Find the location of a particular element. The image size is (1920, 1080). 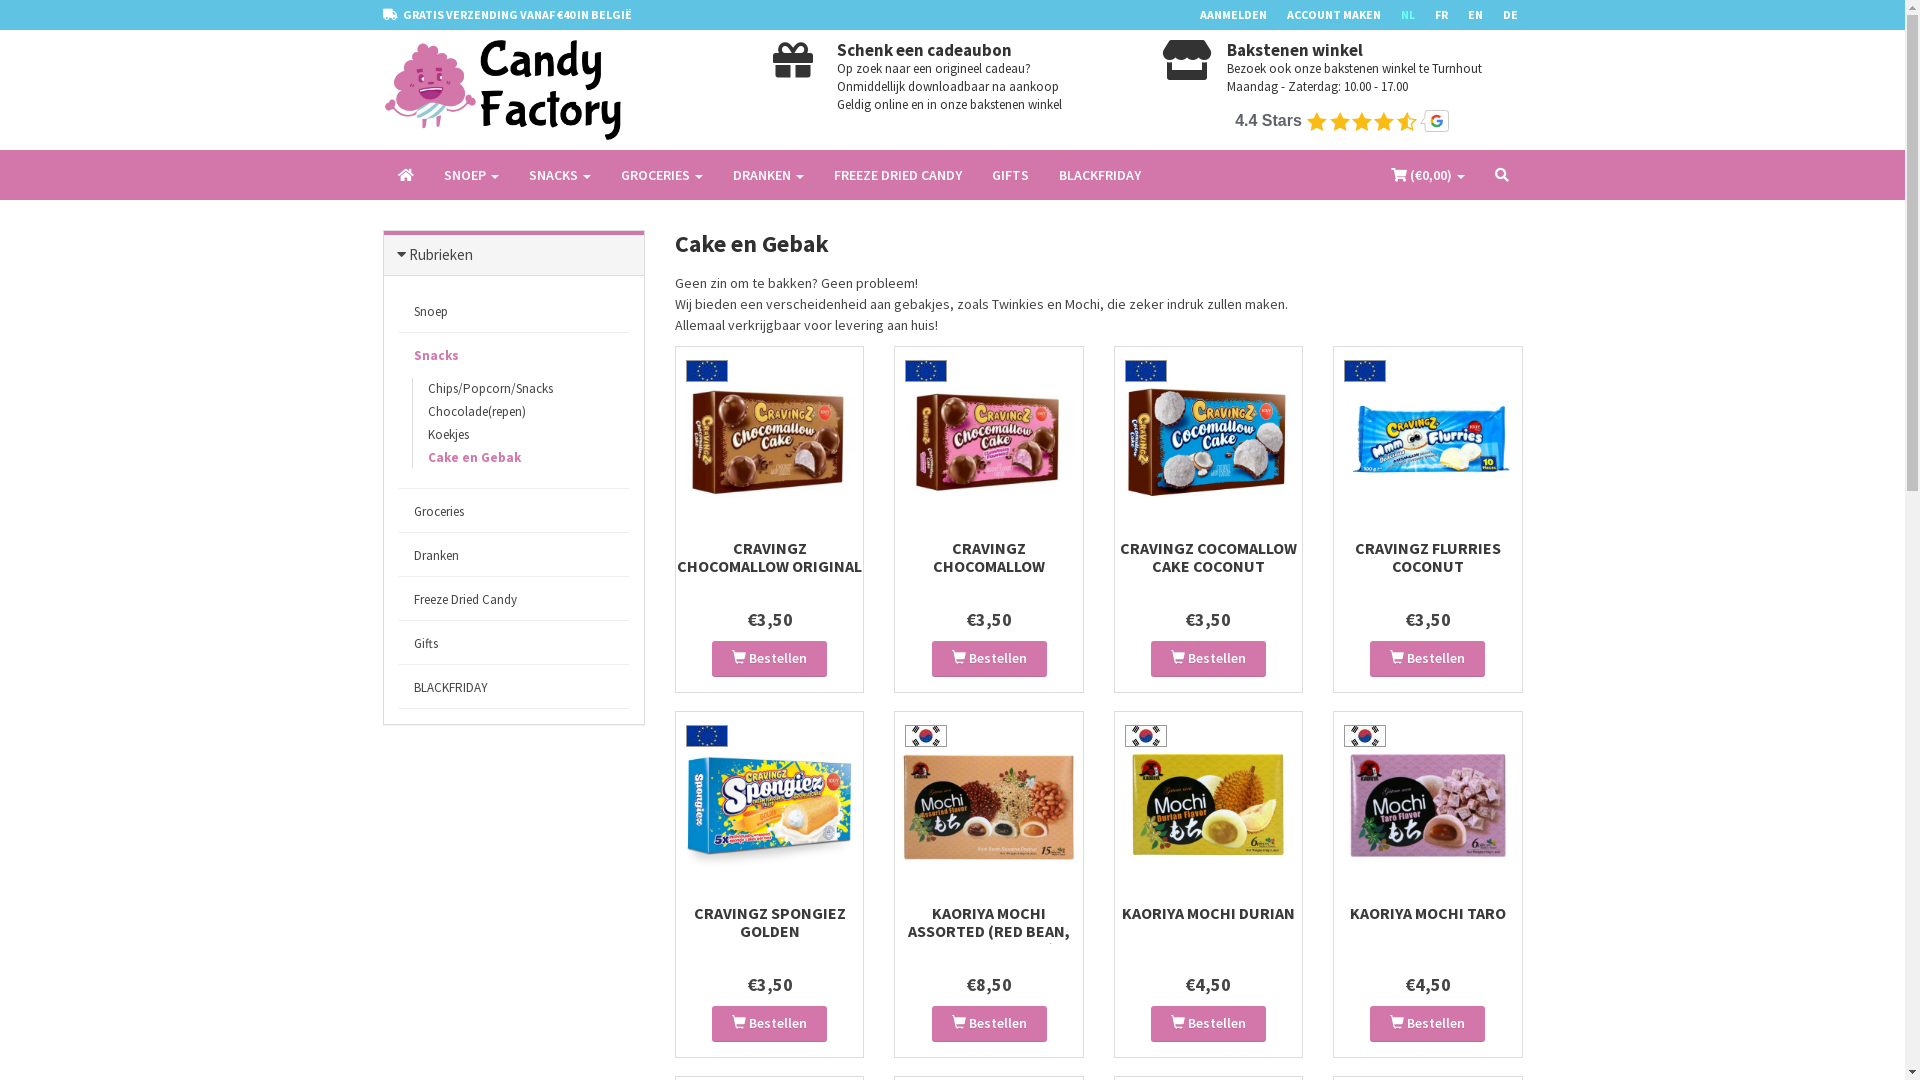

'SNOEP' is located at coordinates (469, 173).